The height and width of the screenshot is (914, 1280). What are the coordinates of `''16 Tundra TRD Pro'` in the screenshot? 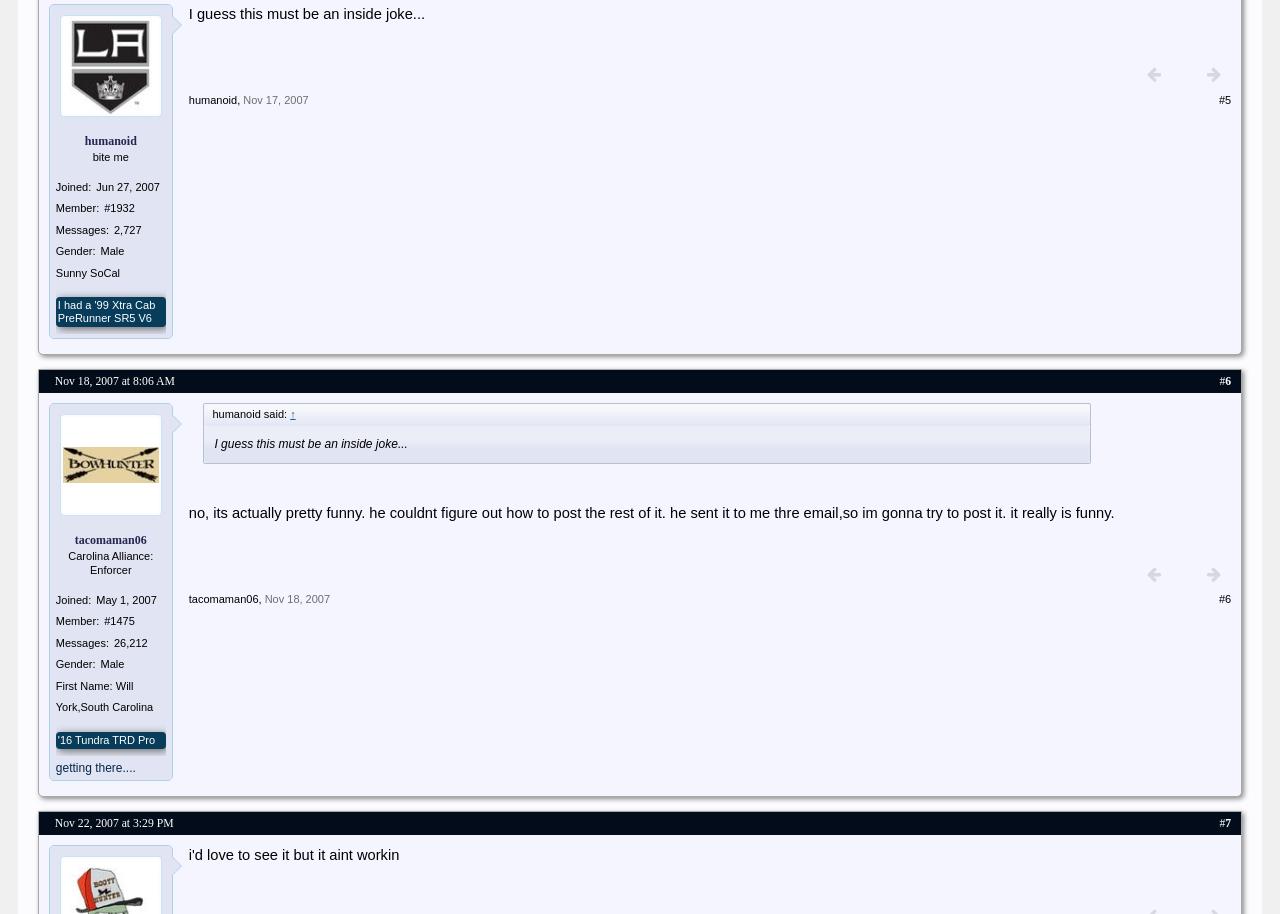 It's located at (104, 738).